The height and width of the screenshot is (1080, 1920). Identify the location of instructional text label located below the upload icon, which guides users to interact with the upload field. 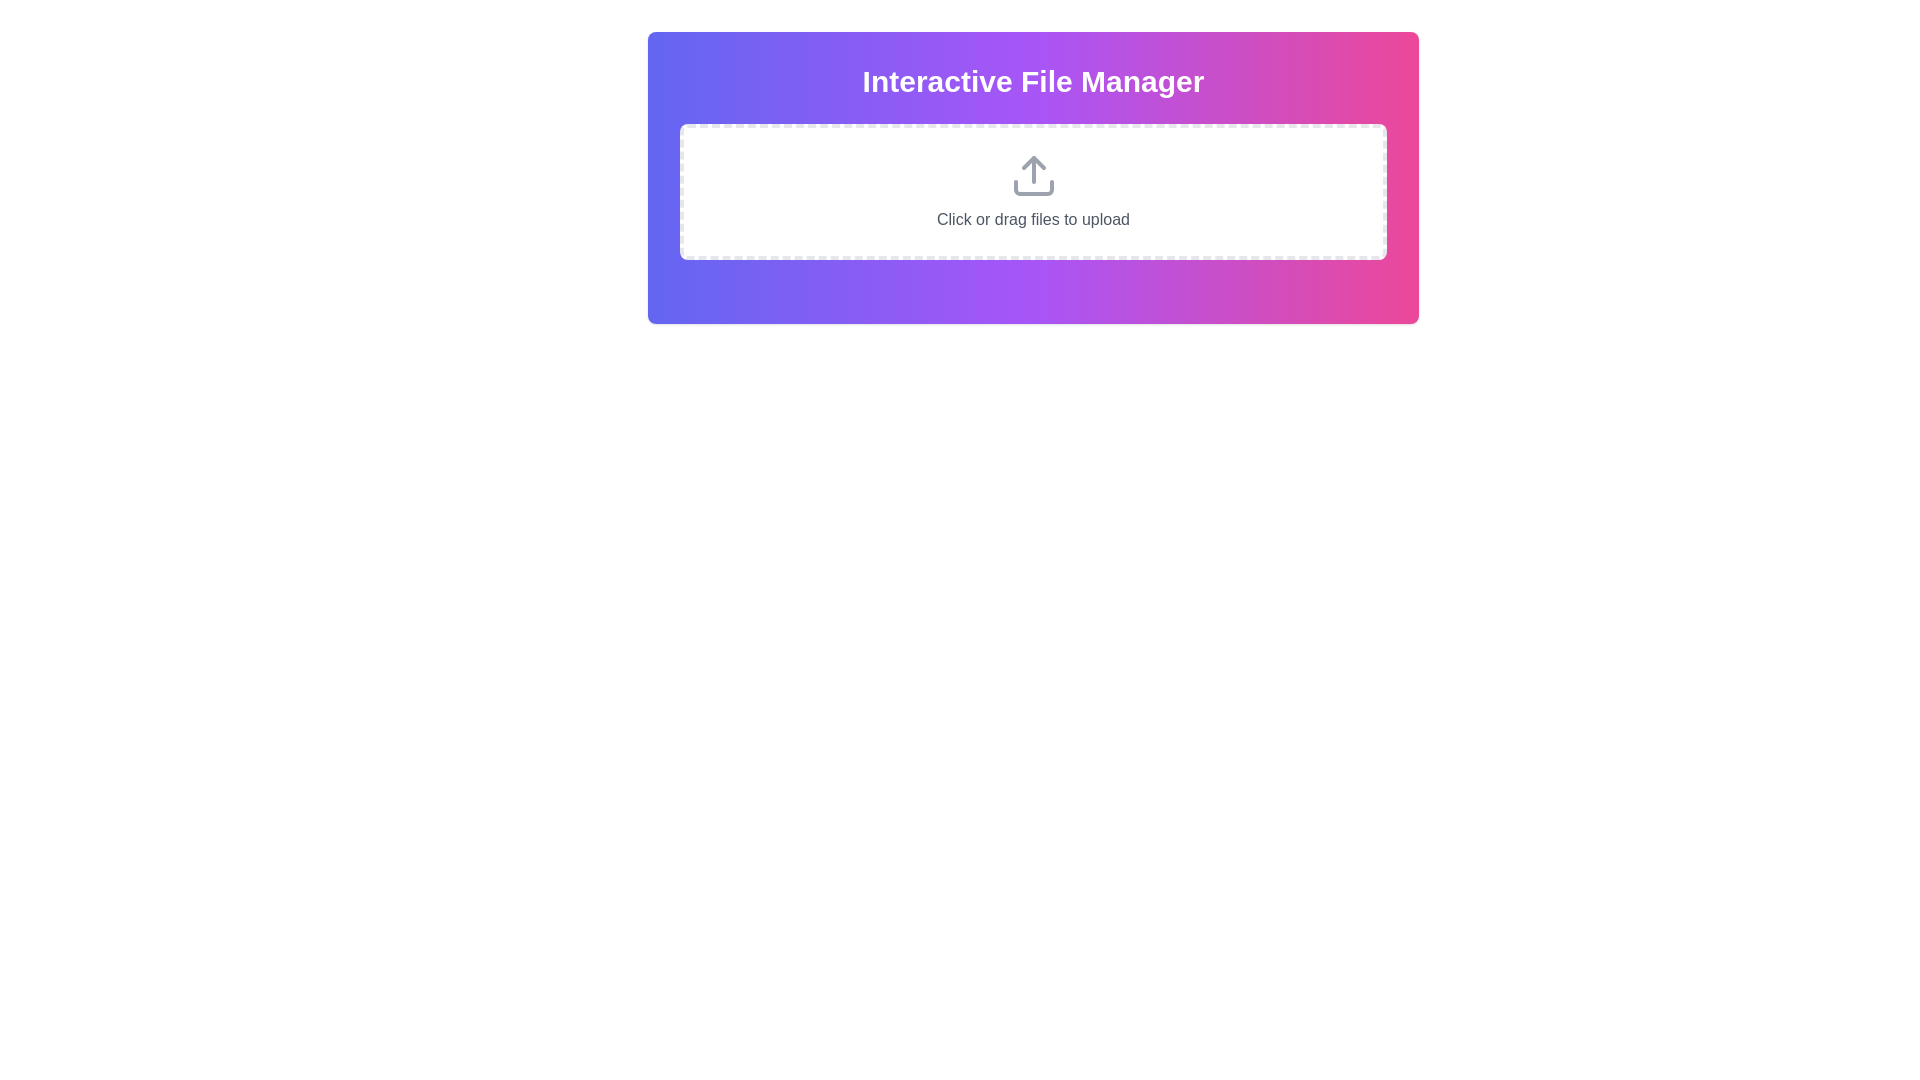
(1033, 219).